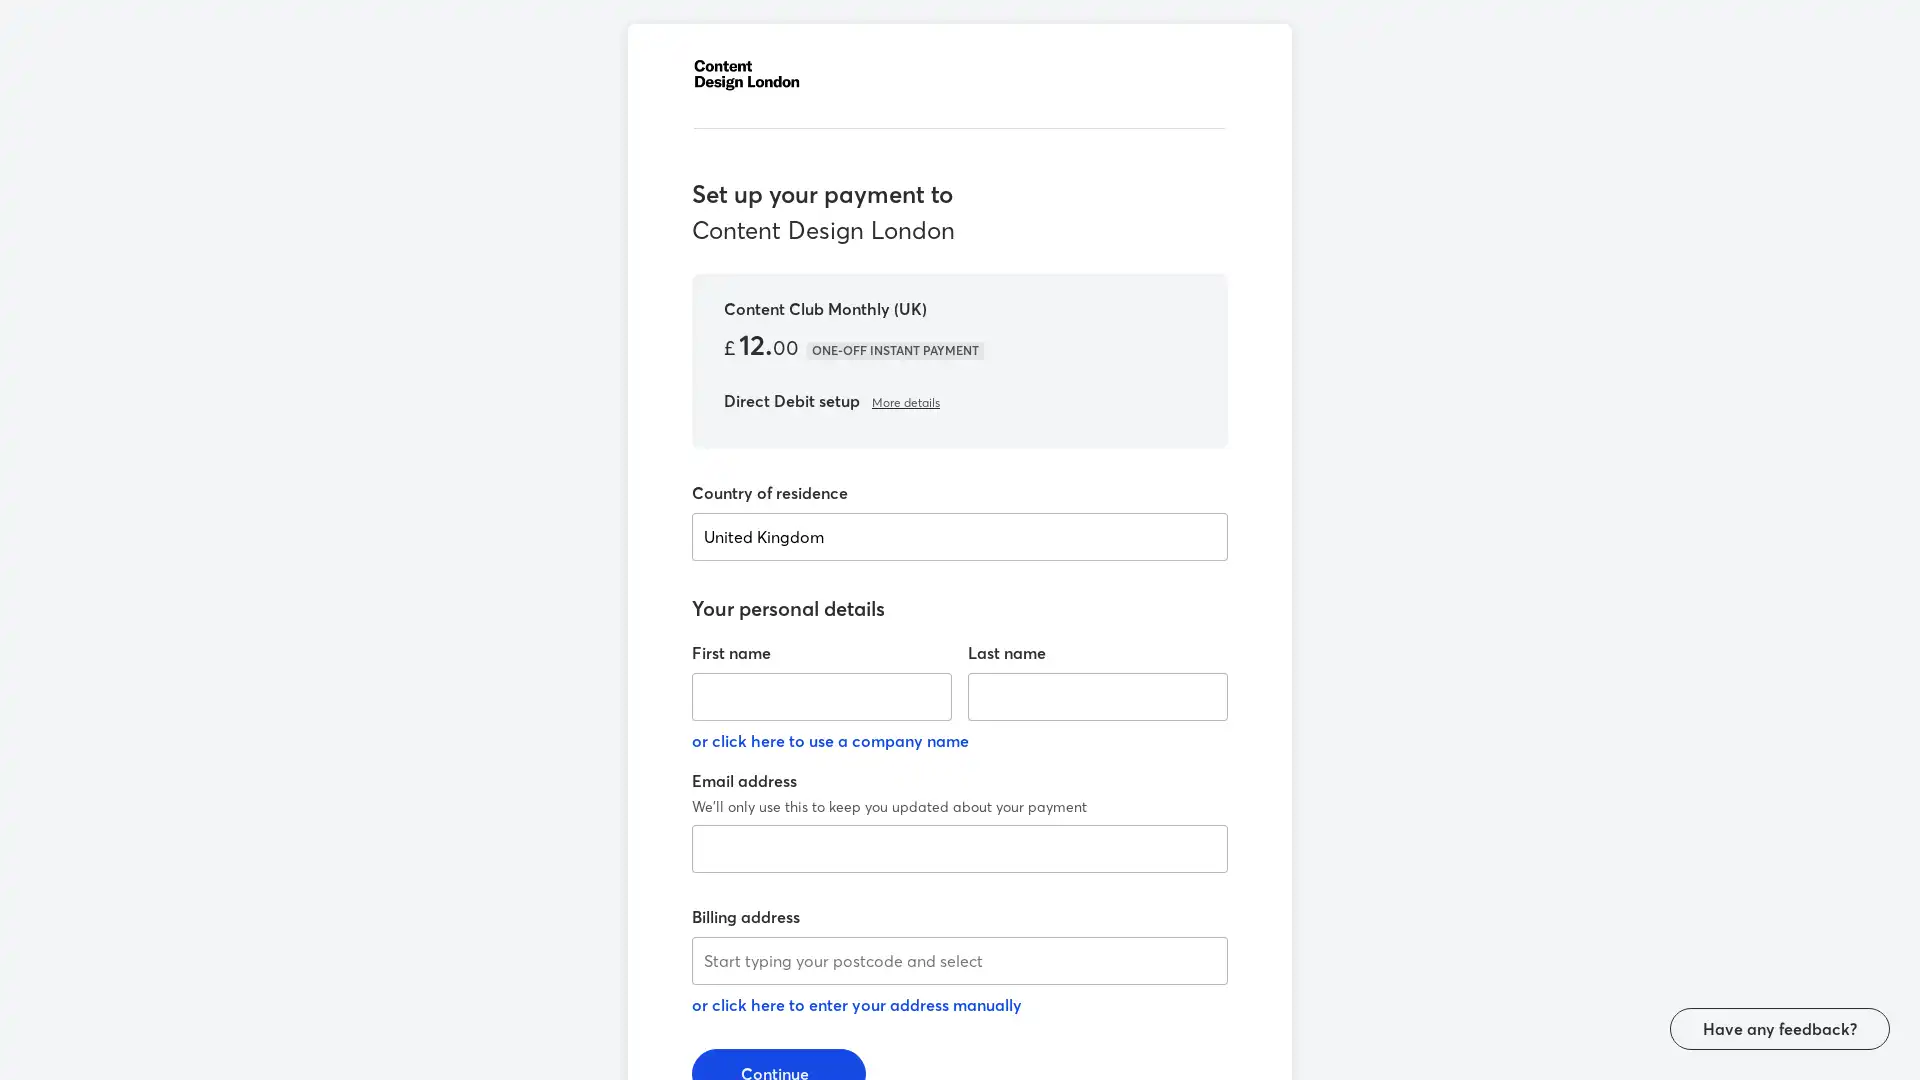 This screenshot has height=1080, width=1920. Describe the element at coordinates (857, 1001) in the screenshot. I see `or click here to enter your address manually` at that location.